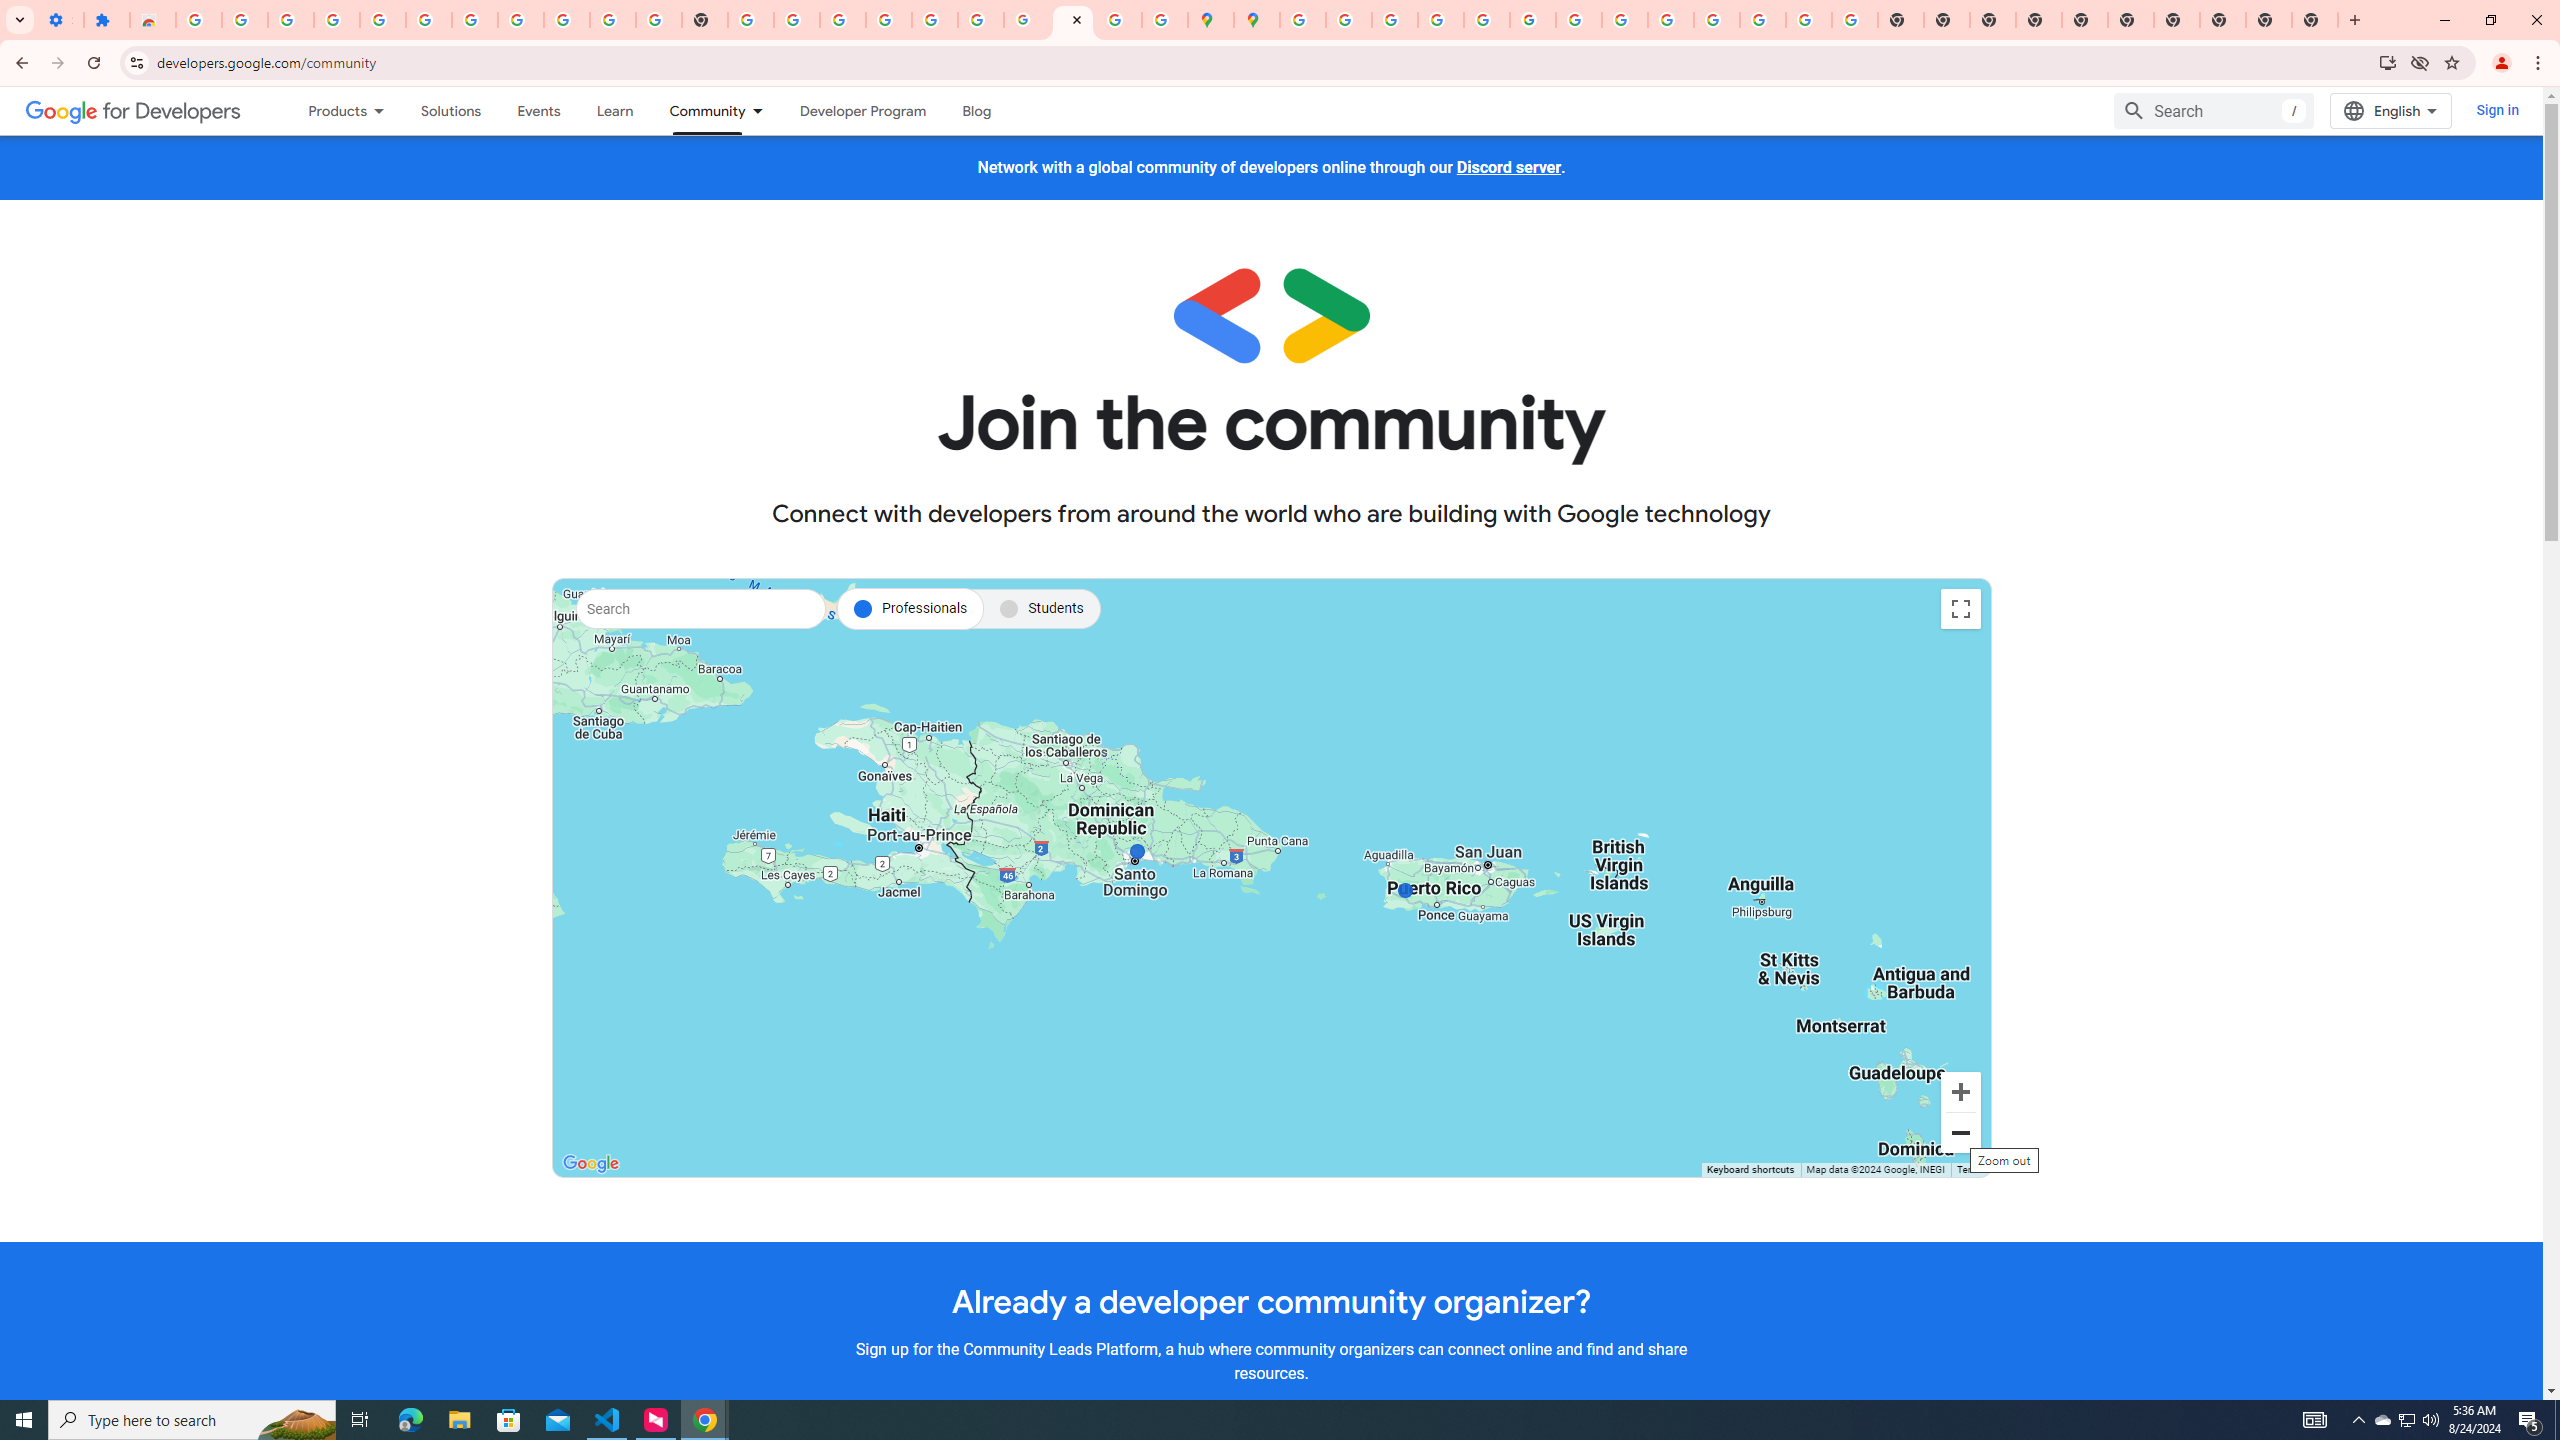  What do you see at coordinates (135, 61) in the screenshot?
I see `'View site information'` at bounding box center [135, 61].